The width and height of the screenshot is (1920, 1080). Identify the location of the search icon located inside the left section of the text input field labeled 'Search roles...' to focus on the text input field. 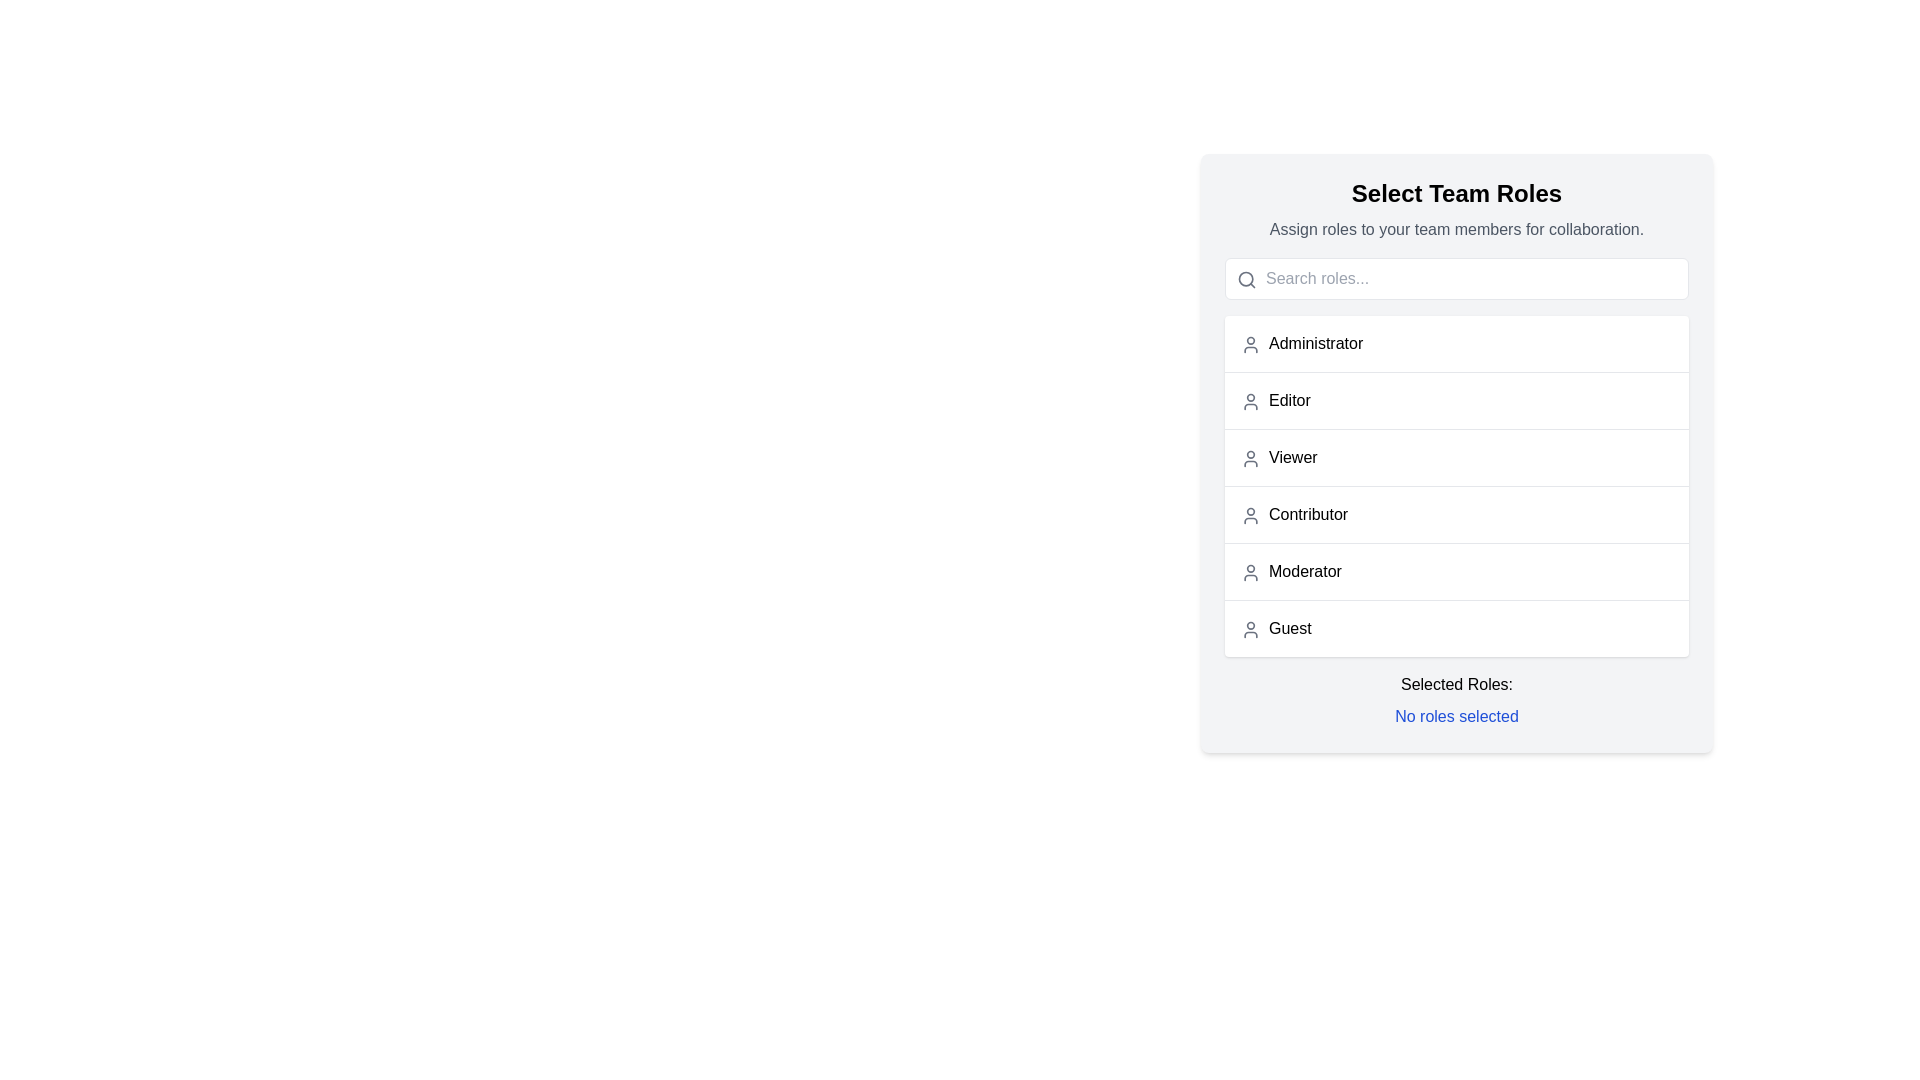
(1246, 280).